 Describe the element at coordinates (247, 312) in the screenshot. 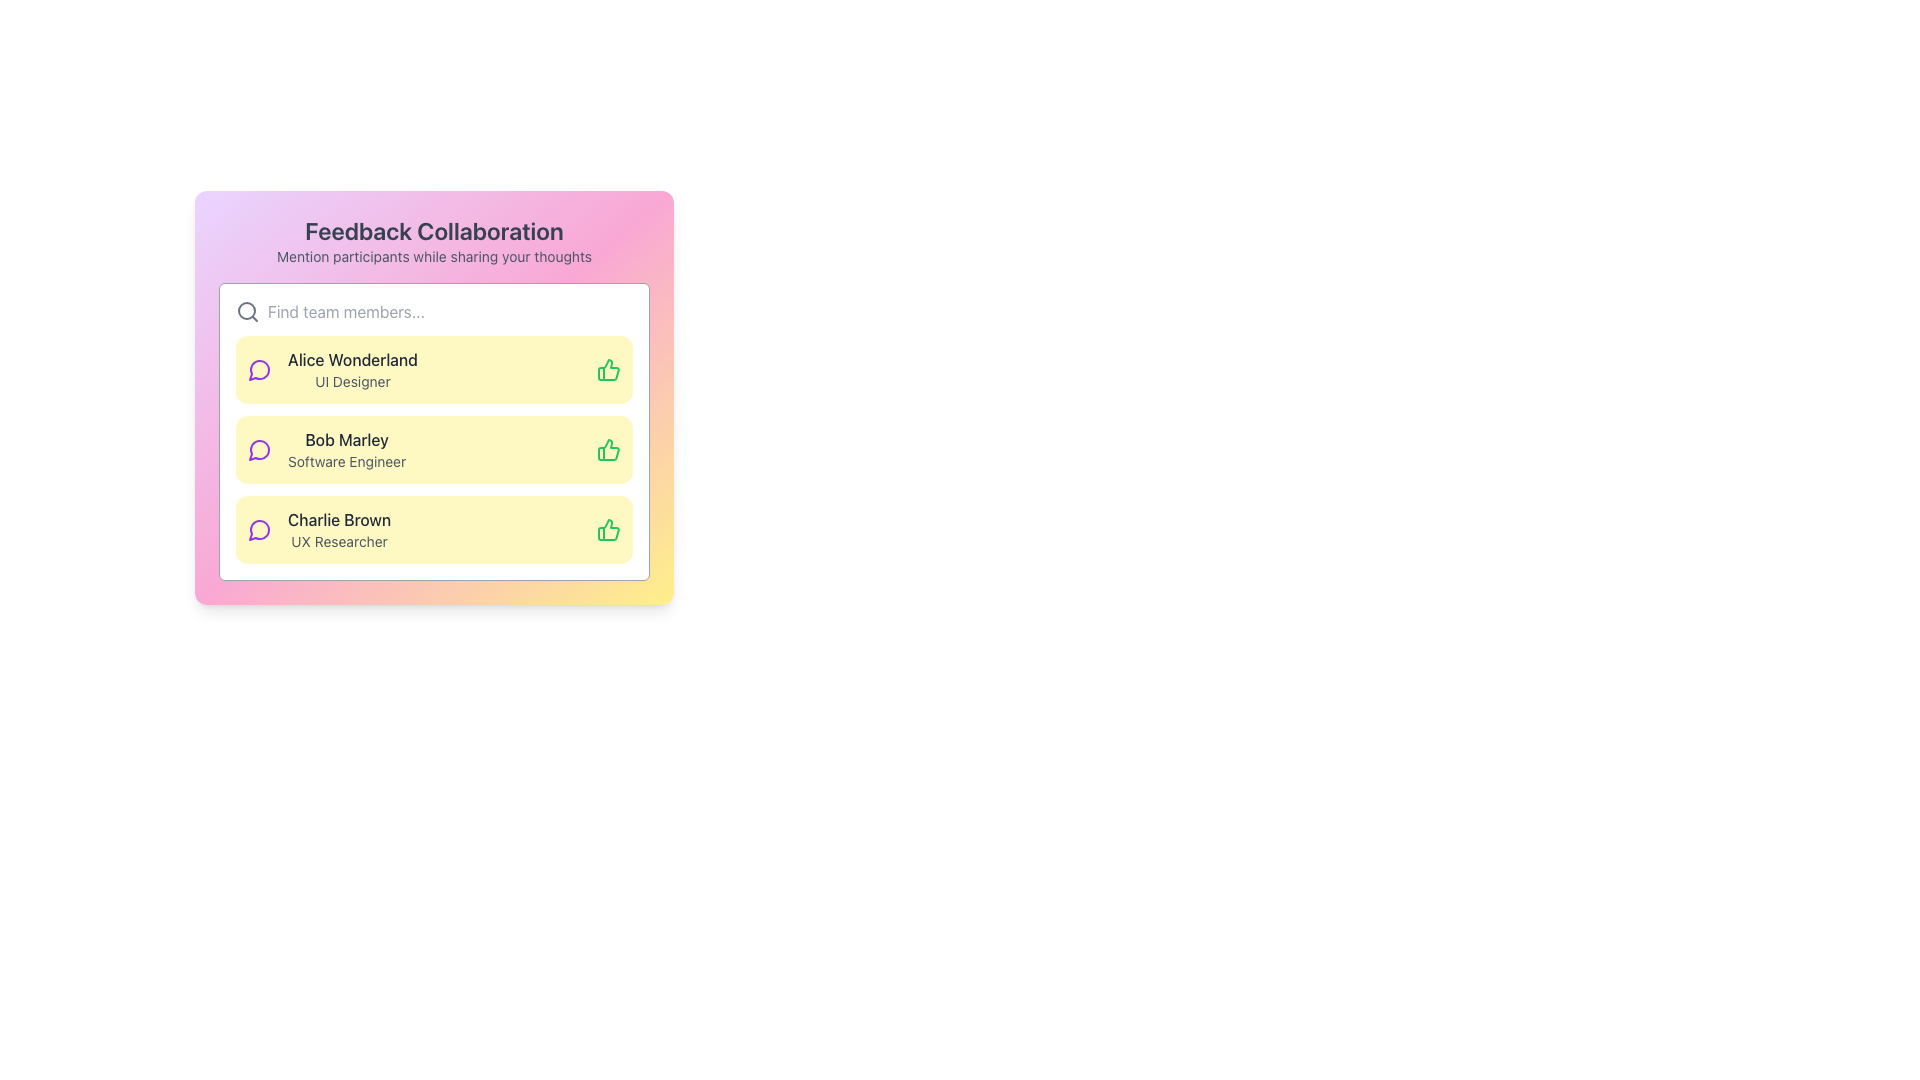

I see `the magnifying glass-shaped search icon located to the left of the 'Find team members...' text input field` at that location.